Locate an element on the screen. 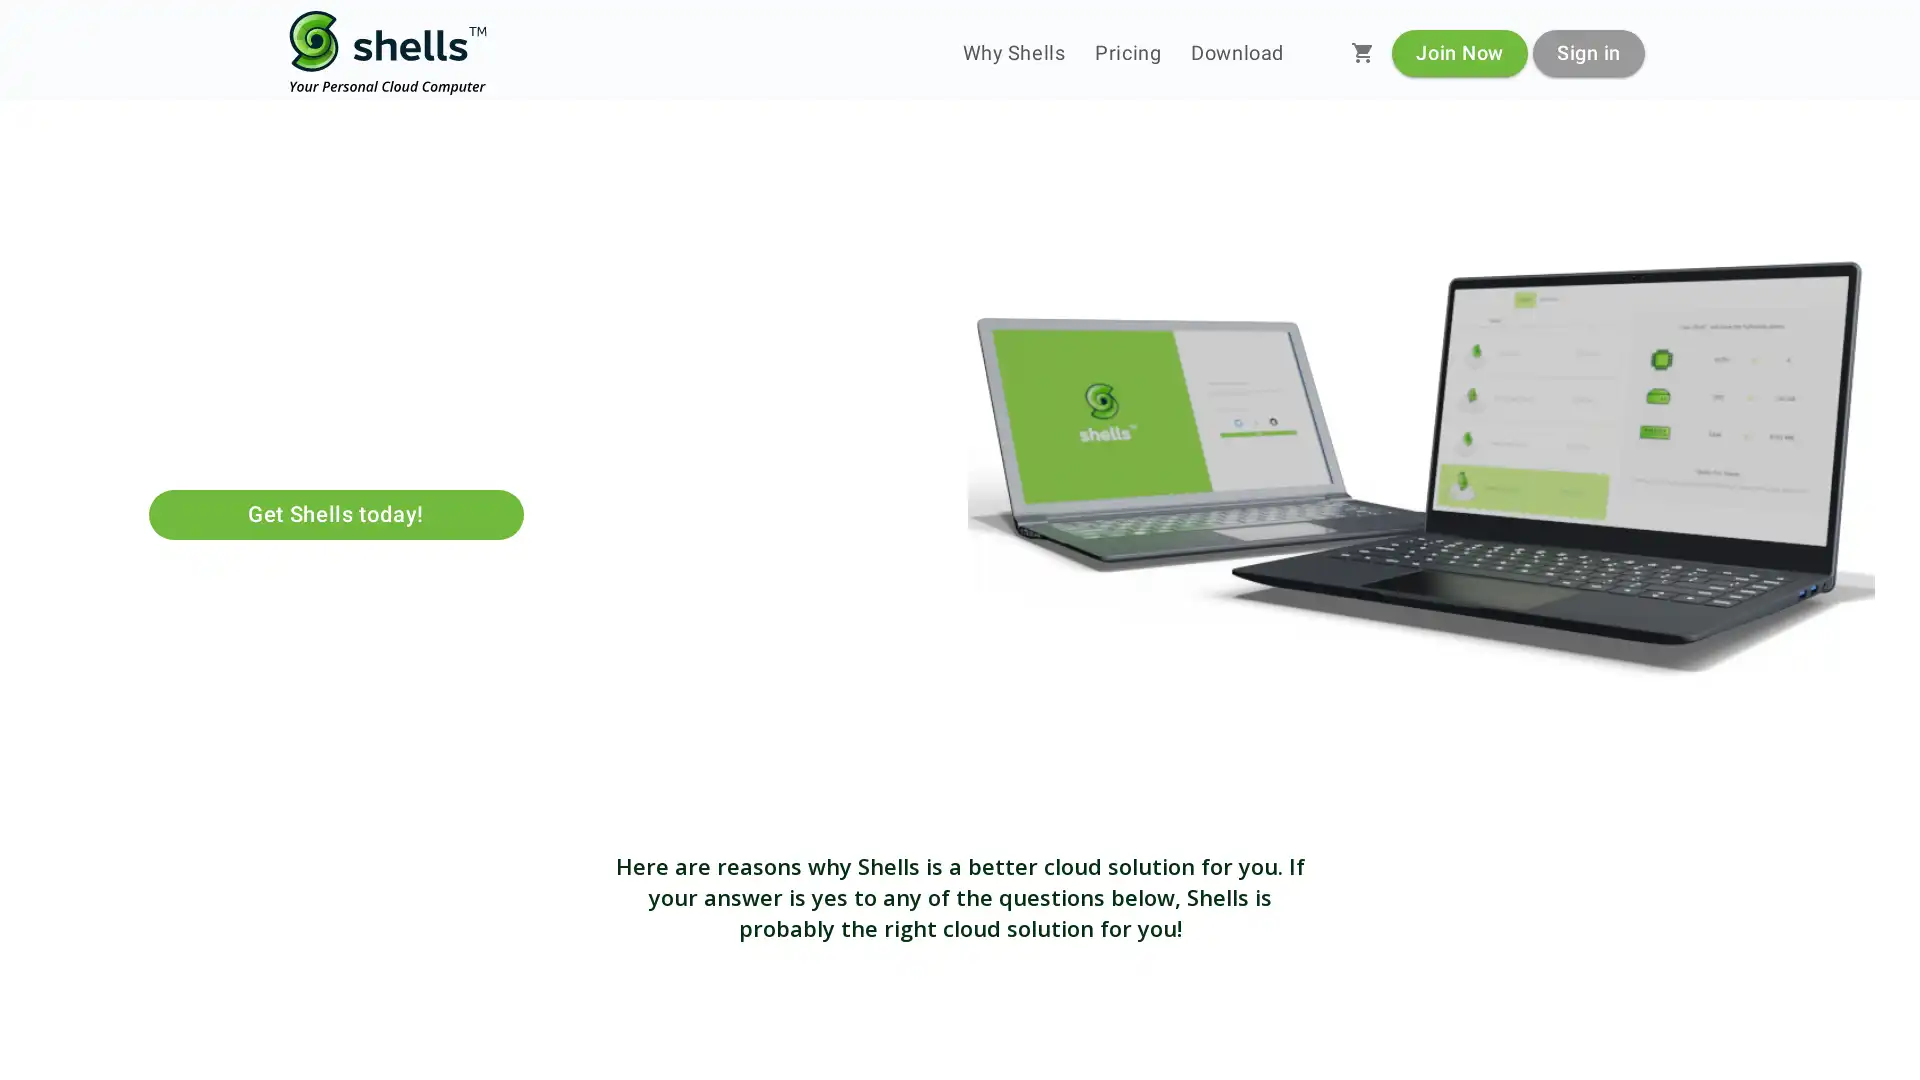 Image resolution: width=1920 pixels, height=1080 pixels. Join Now is located at coordinates (1459, 51).